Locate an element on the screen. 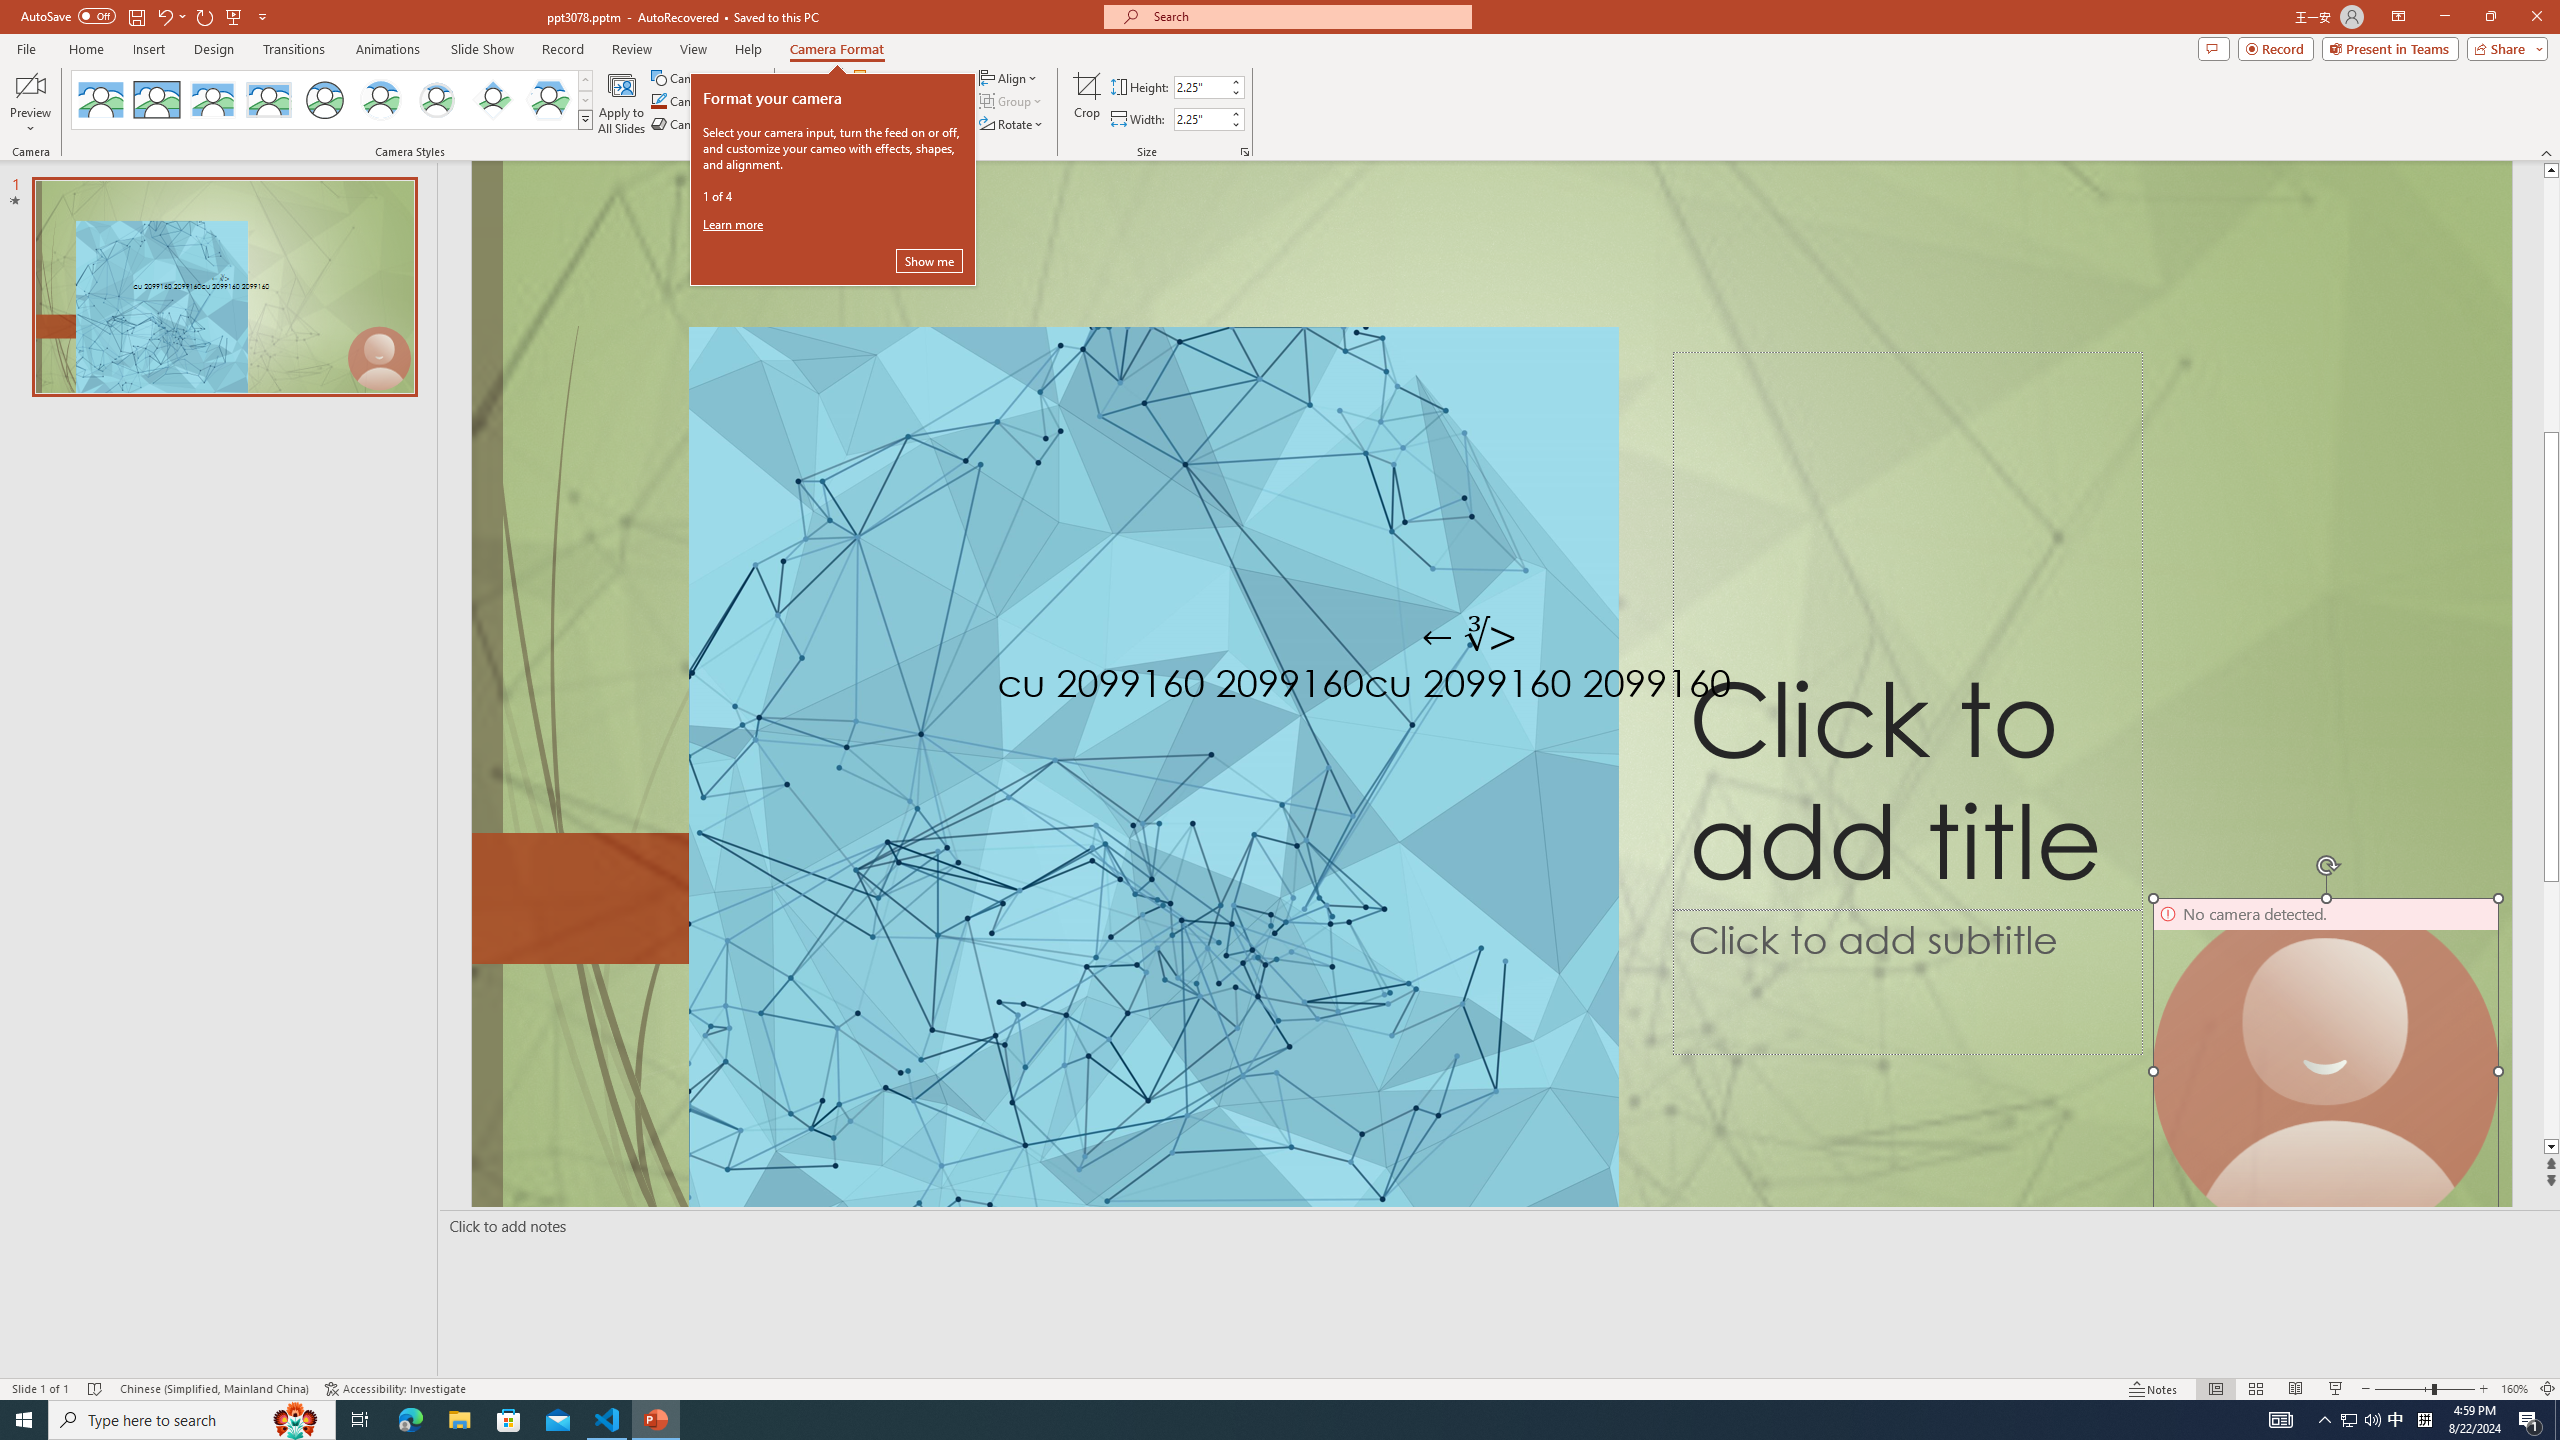  'Camera Styles' is located at coordinates (586, 118).